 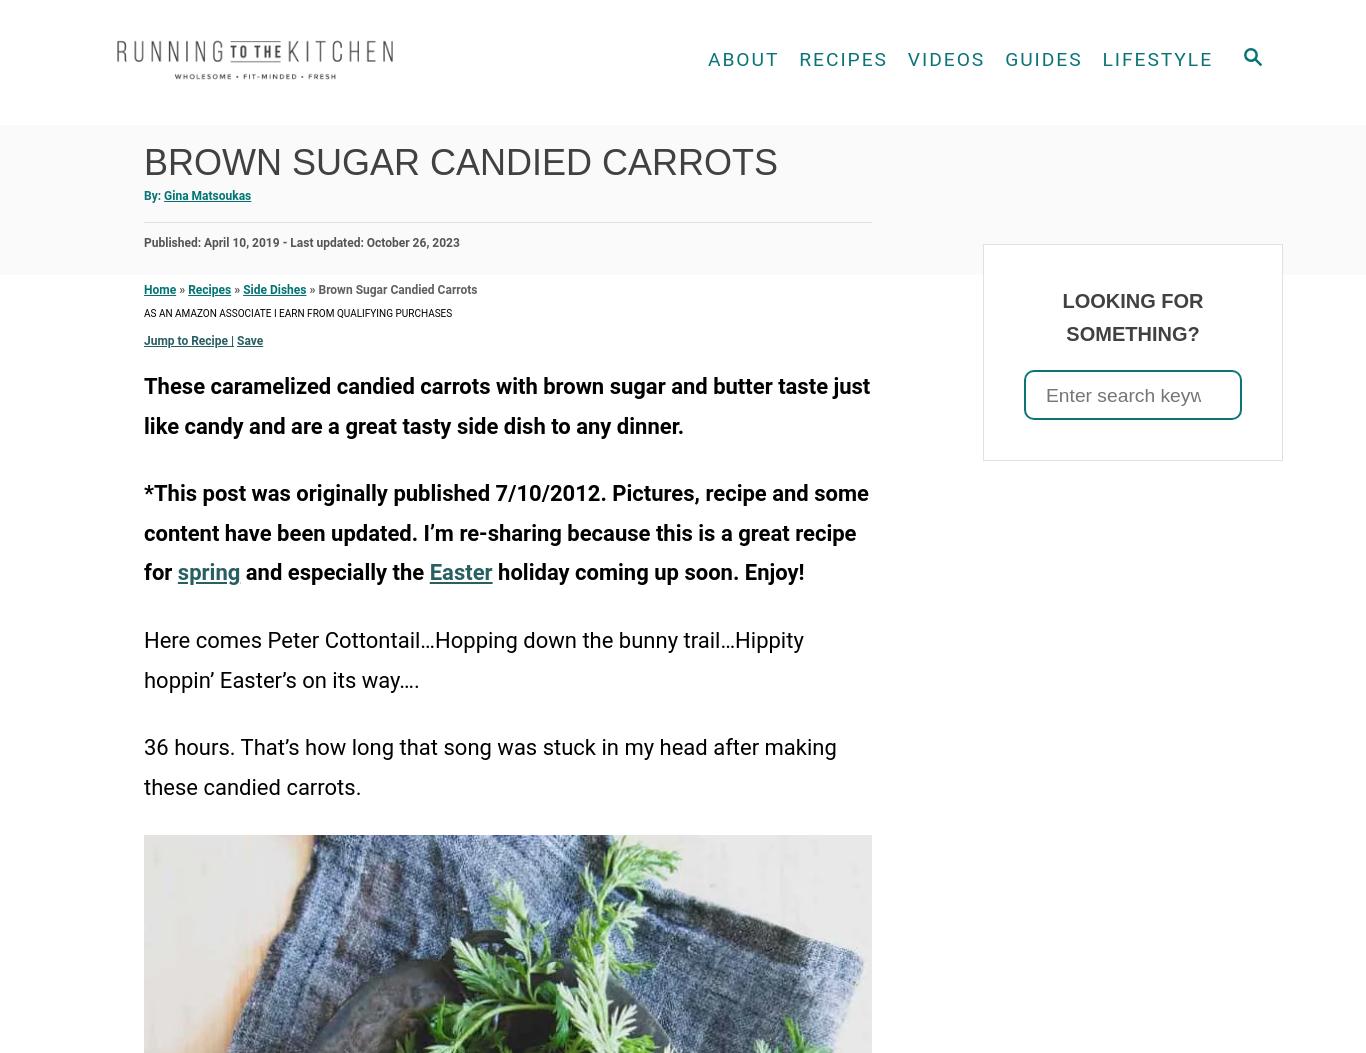 I want to click on 'All Lifestyle', so click(x=1123, y=106).